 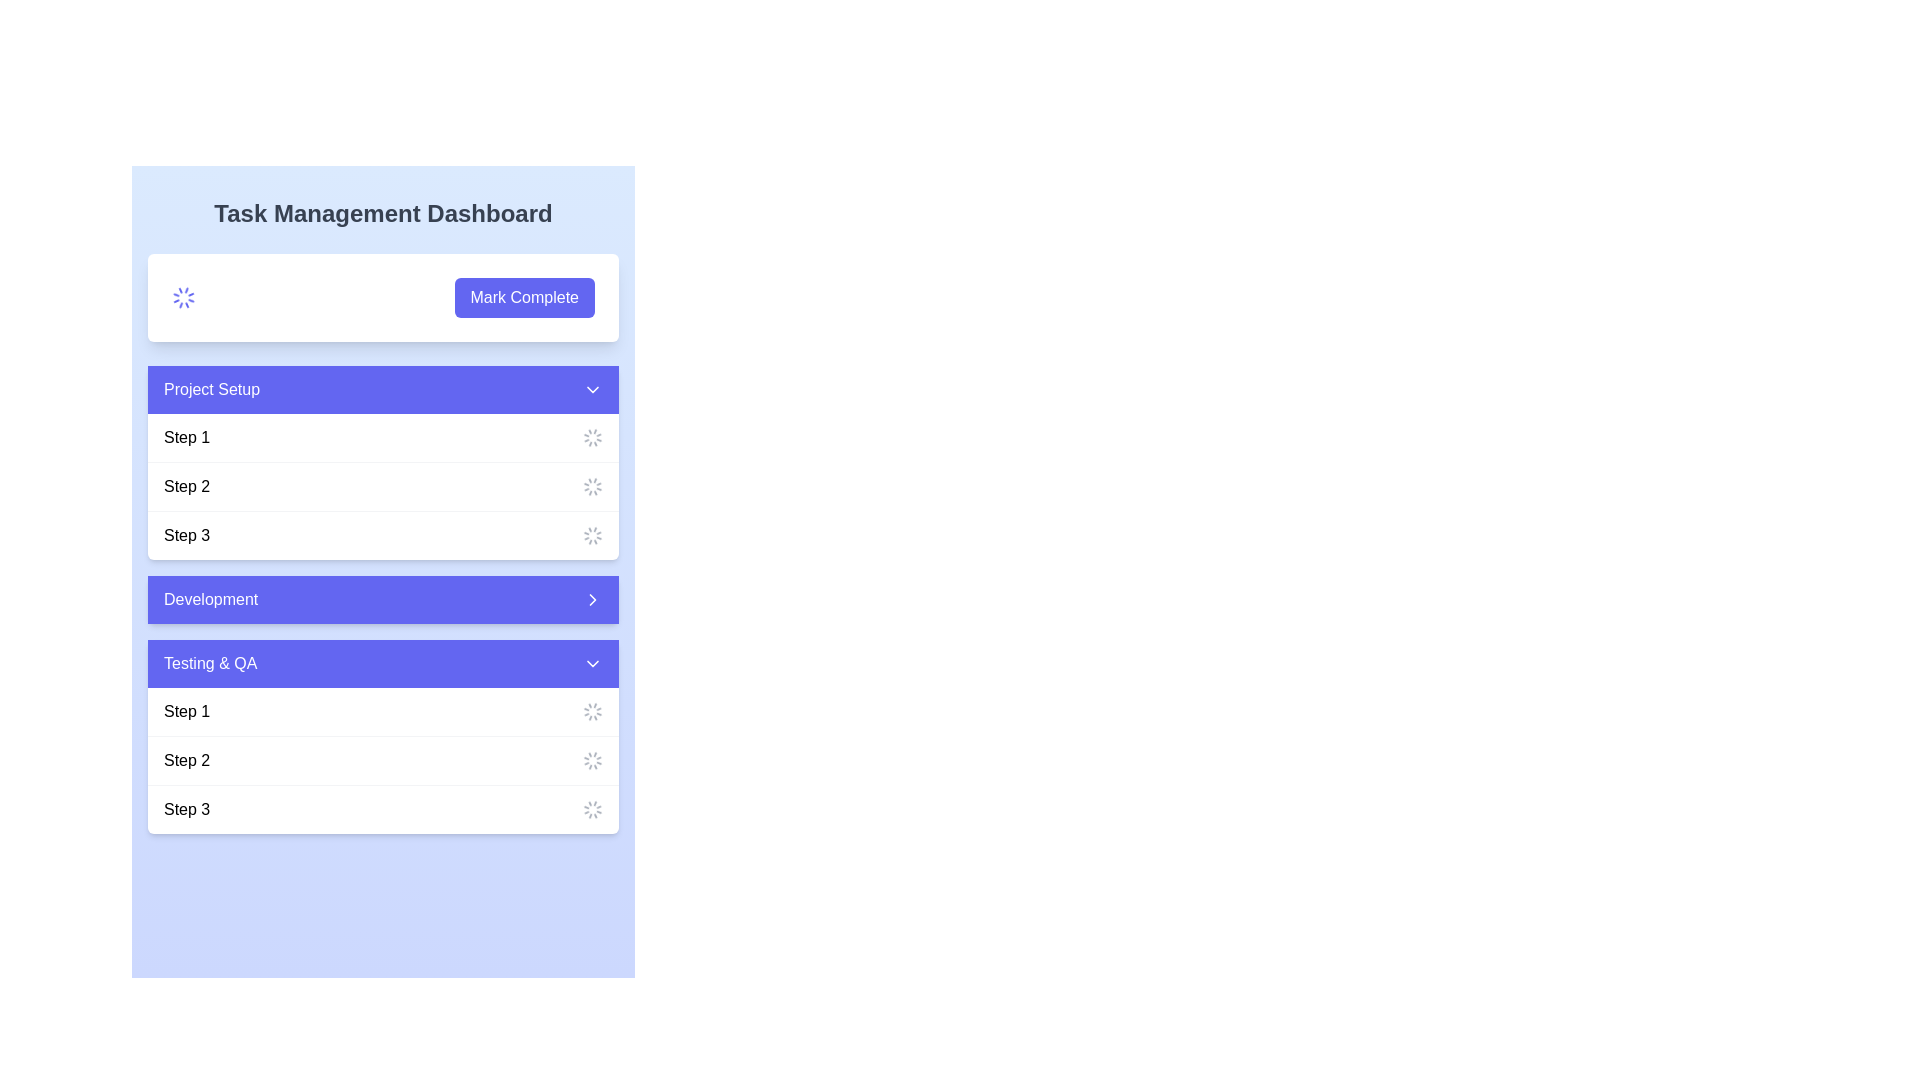 I want to click on the Loader/Spinner element located at the far right of the 'Step 3' row in the 'Project Setup' section, indicating that a process is ongoing, so click(x=592, y=810).